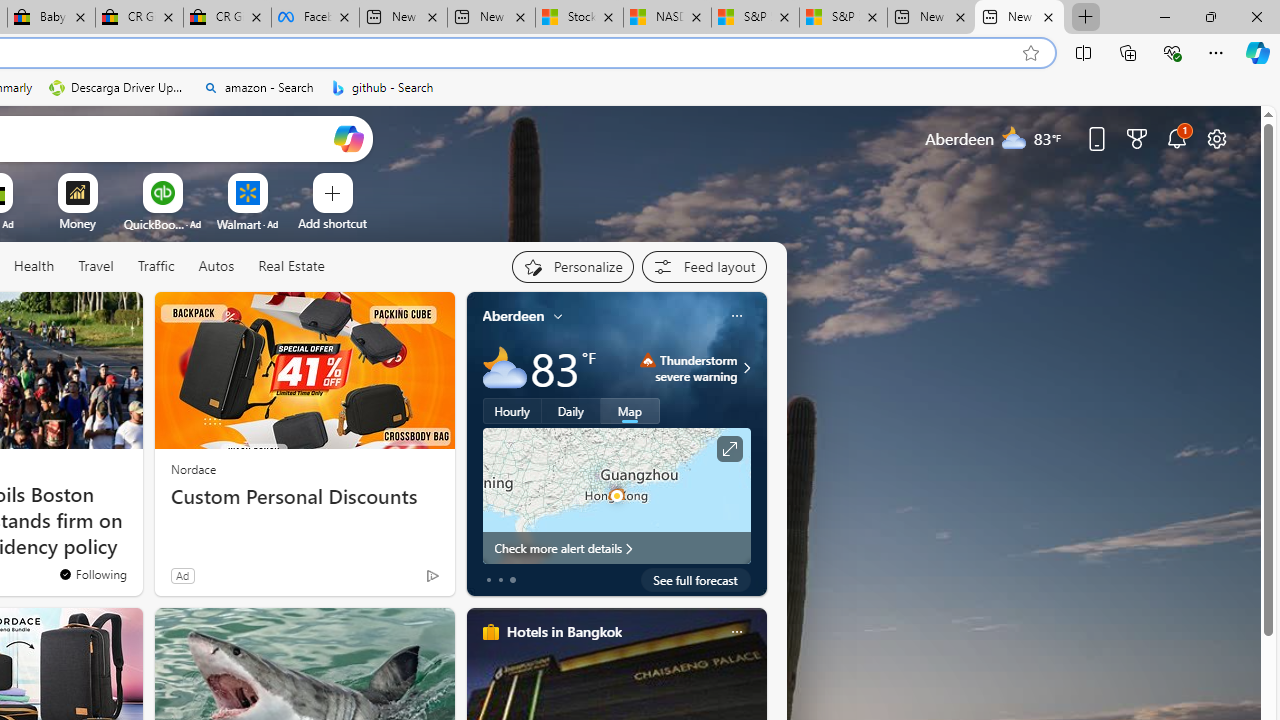 The image size is (1280, 720). What do you see at coordinates (843, 17) in the screenshot?
I see `'S&P 500, Nasdaq end lower, weighed by Nvidia dip | Watch'` at bounding box center [843, 17].